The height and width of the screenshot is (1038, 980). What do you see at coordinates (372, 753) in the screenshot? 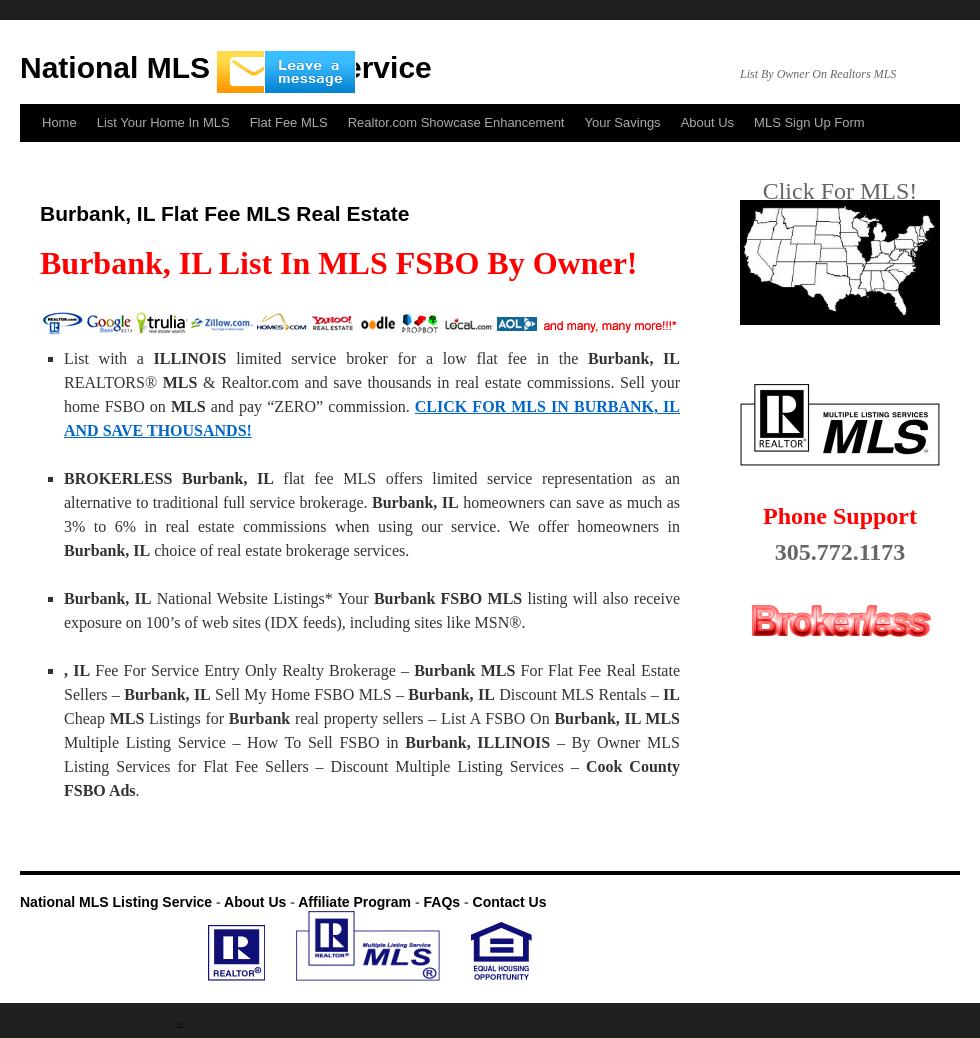
I see `'– By Owner MLS Listing Services for Flat Fee Sellers – Discount Multiple Listing Services –'` at bounding box center [372, 753].